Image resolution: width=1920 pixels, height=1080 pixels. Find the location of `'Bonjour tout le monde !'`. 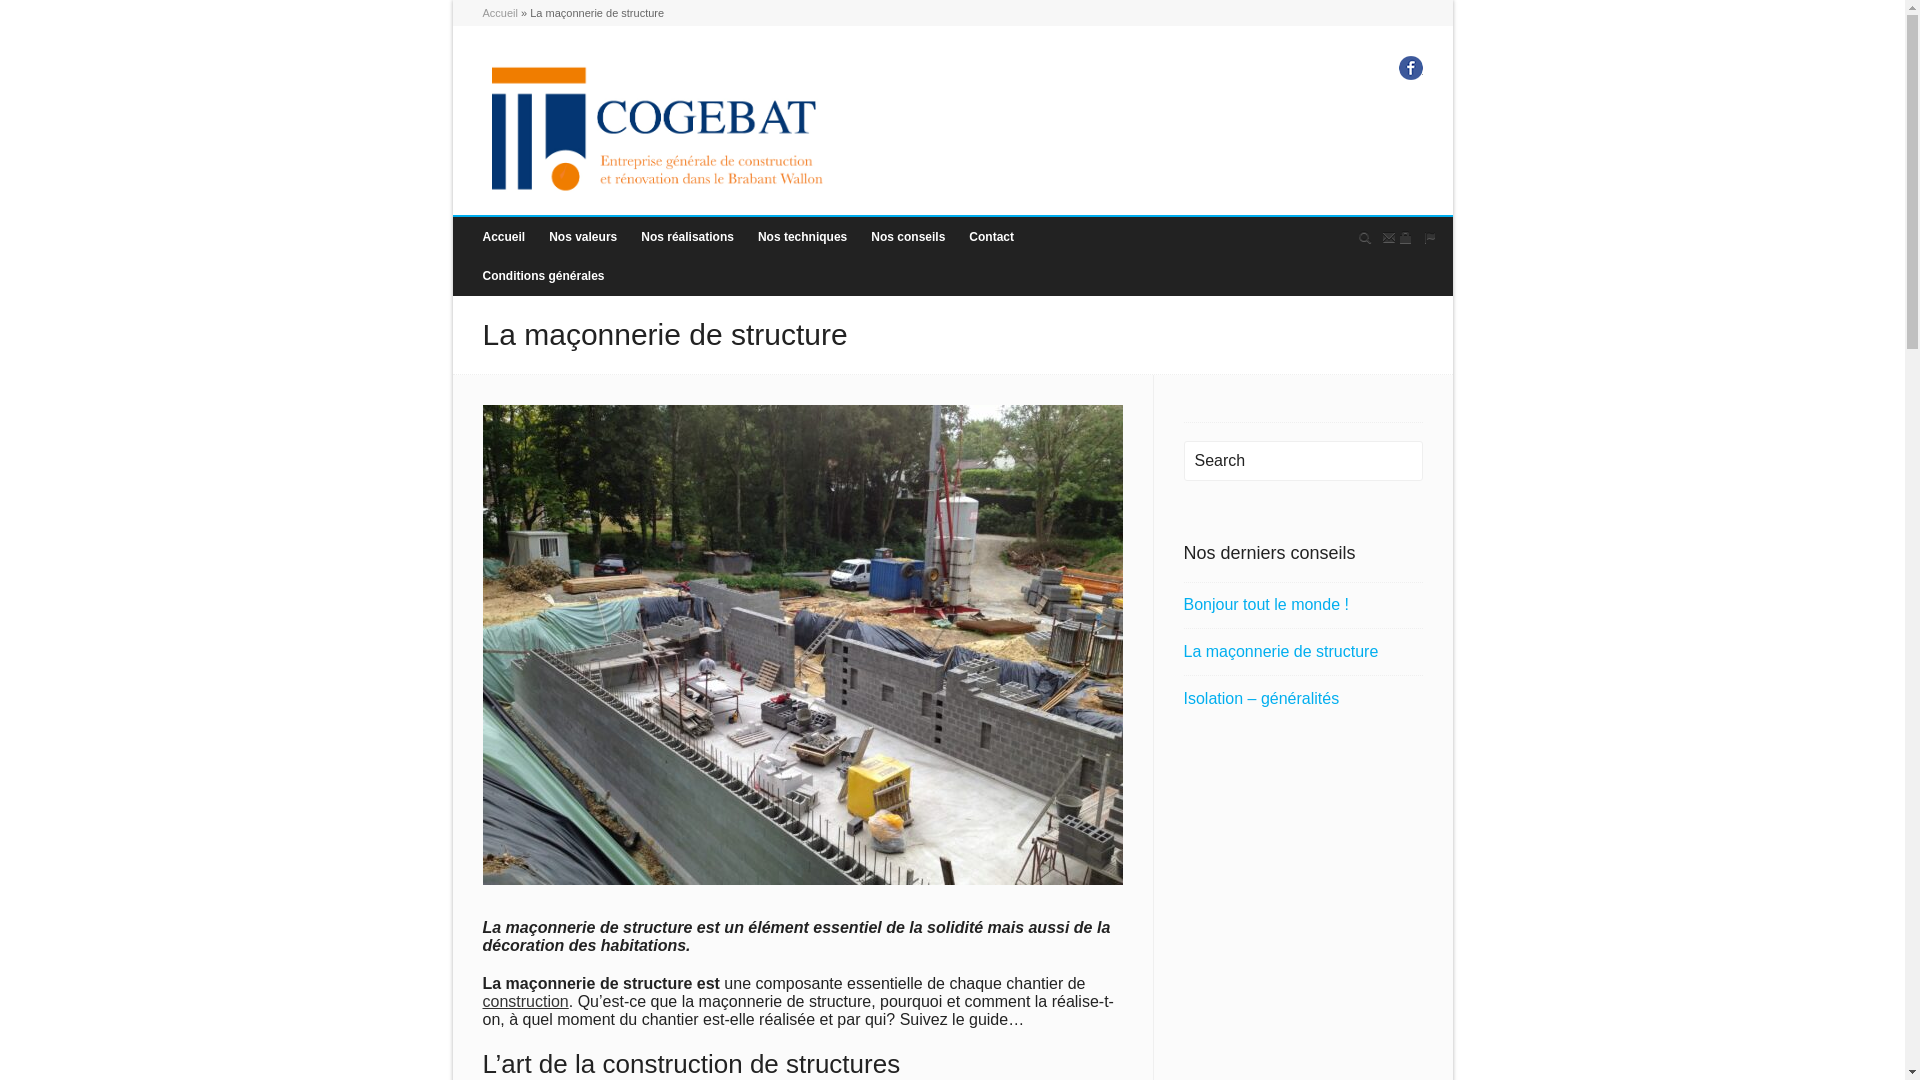

'Bonjour tout le monde !' is located at coordinates (1303, 604).